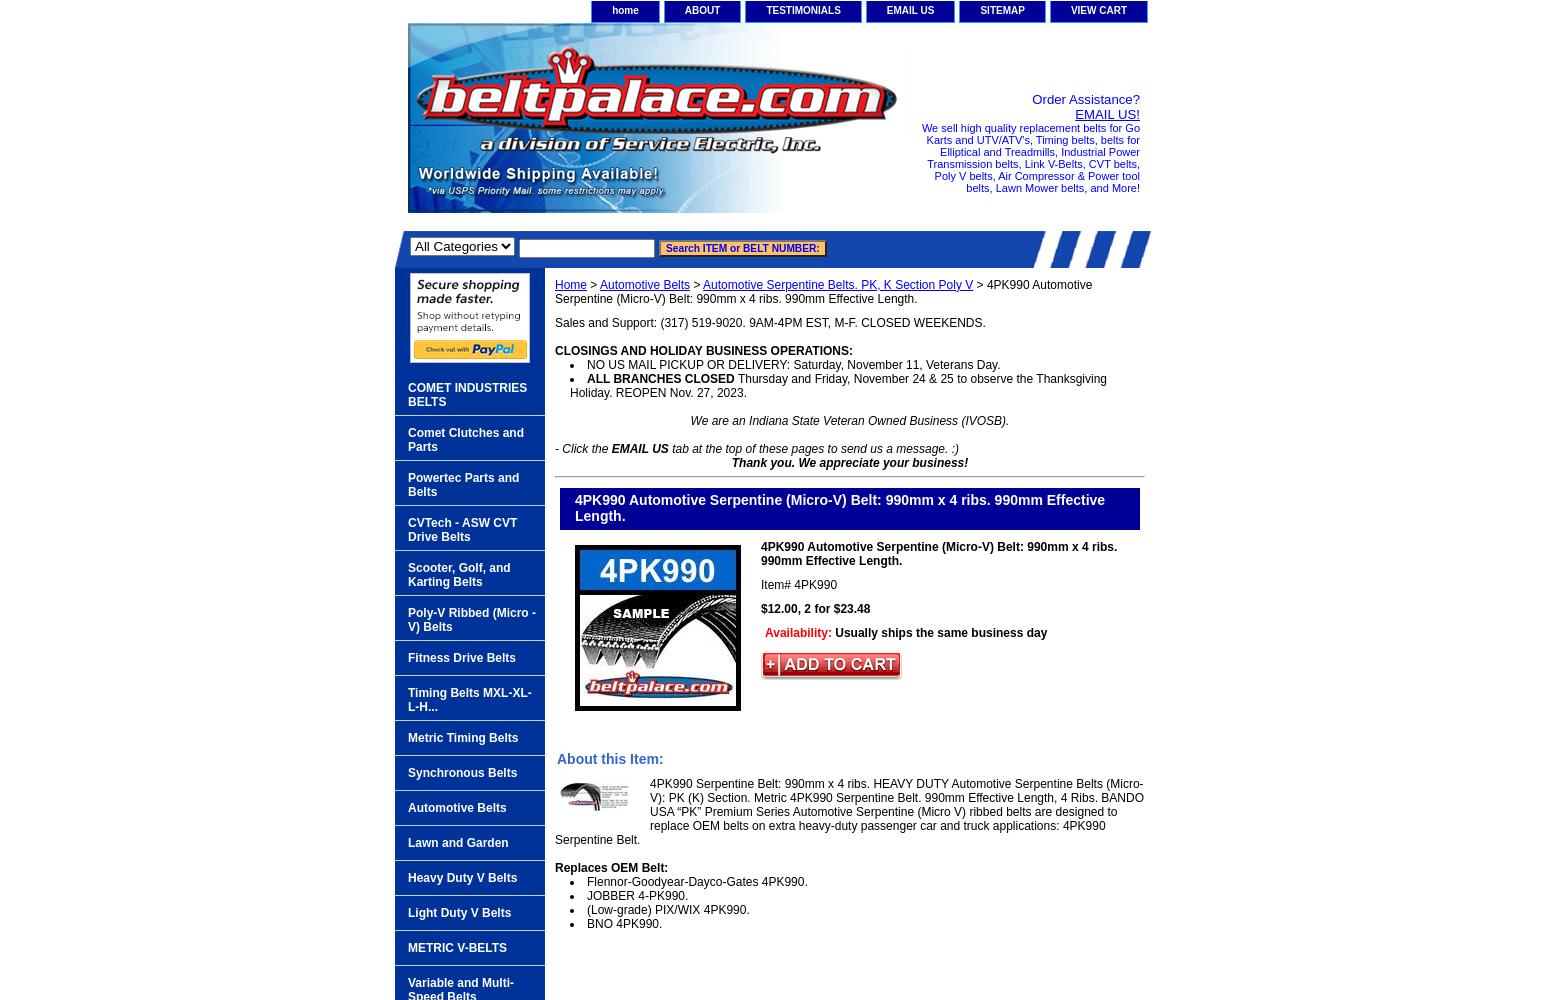  Describe the element at coordinates (659, 378) in the screenshot. I see `'ALL BRANCHES CLOSED'` at that location.